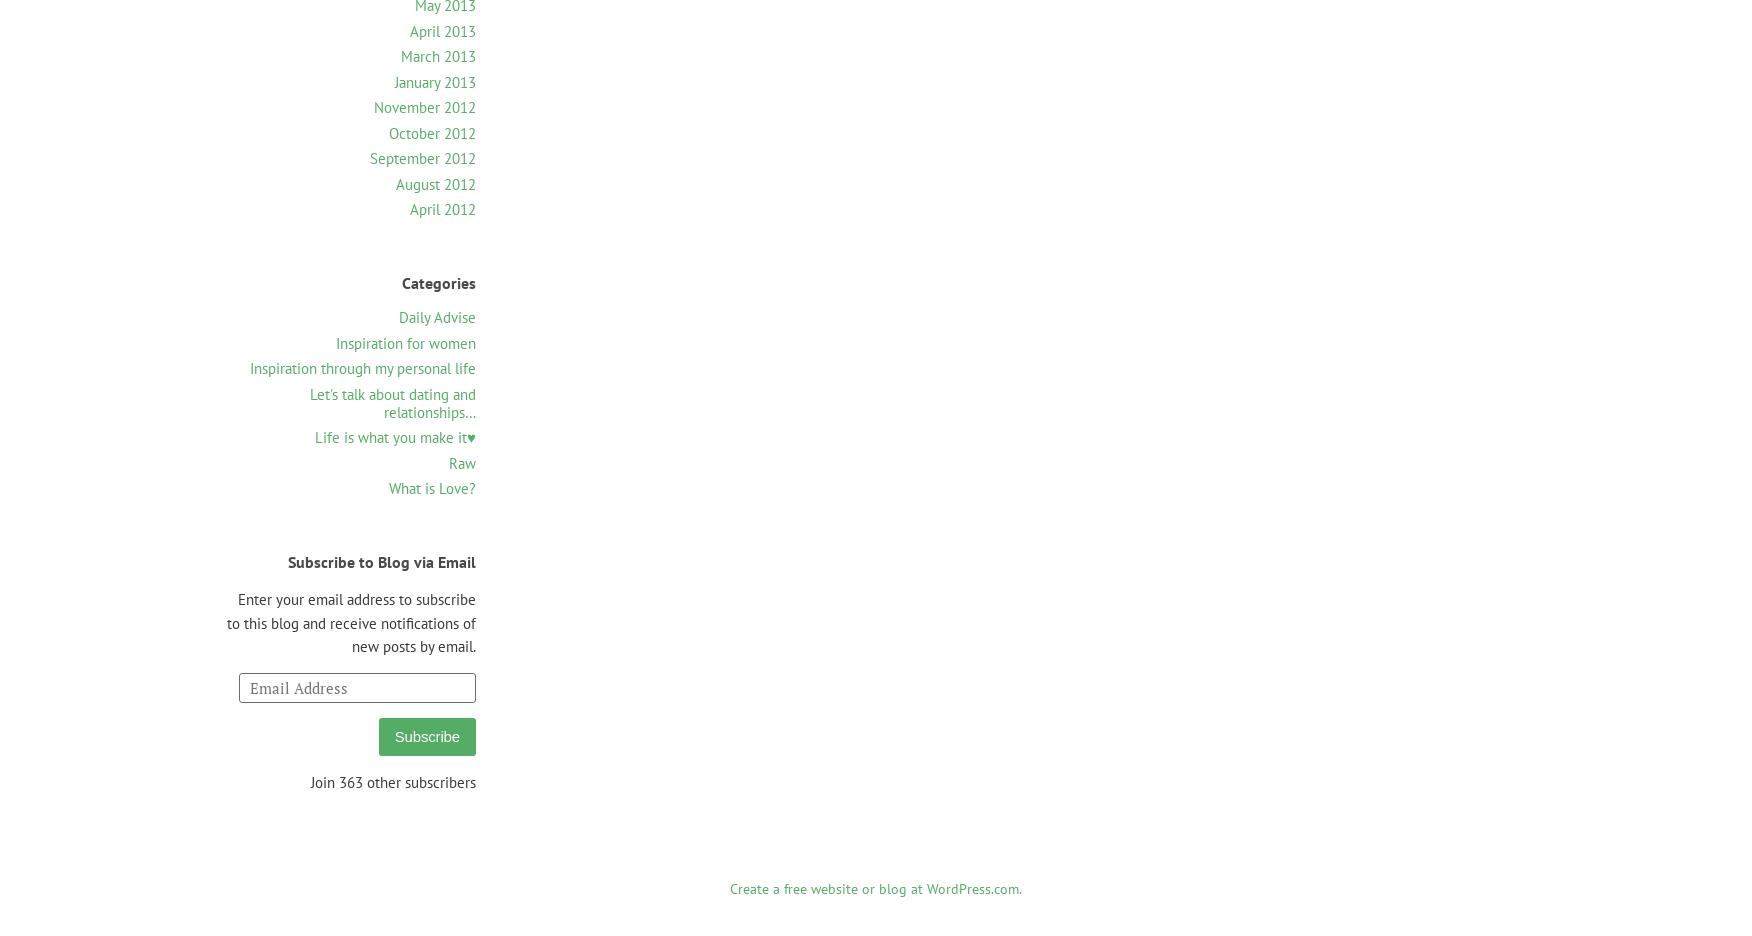 Image resolution: width=1752 pixels, height=936 pixels. I want to click on 'Join 363 other subscribers', so click(392, 781).